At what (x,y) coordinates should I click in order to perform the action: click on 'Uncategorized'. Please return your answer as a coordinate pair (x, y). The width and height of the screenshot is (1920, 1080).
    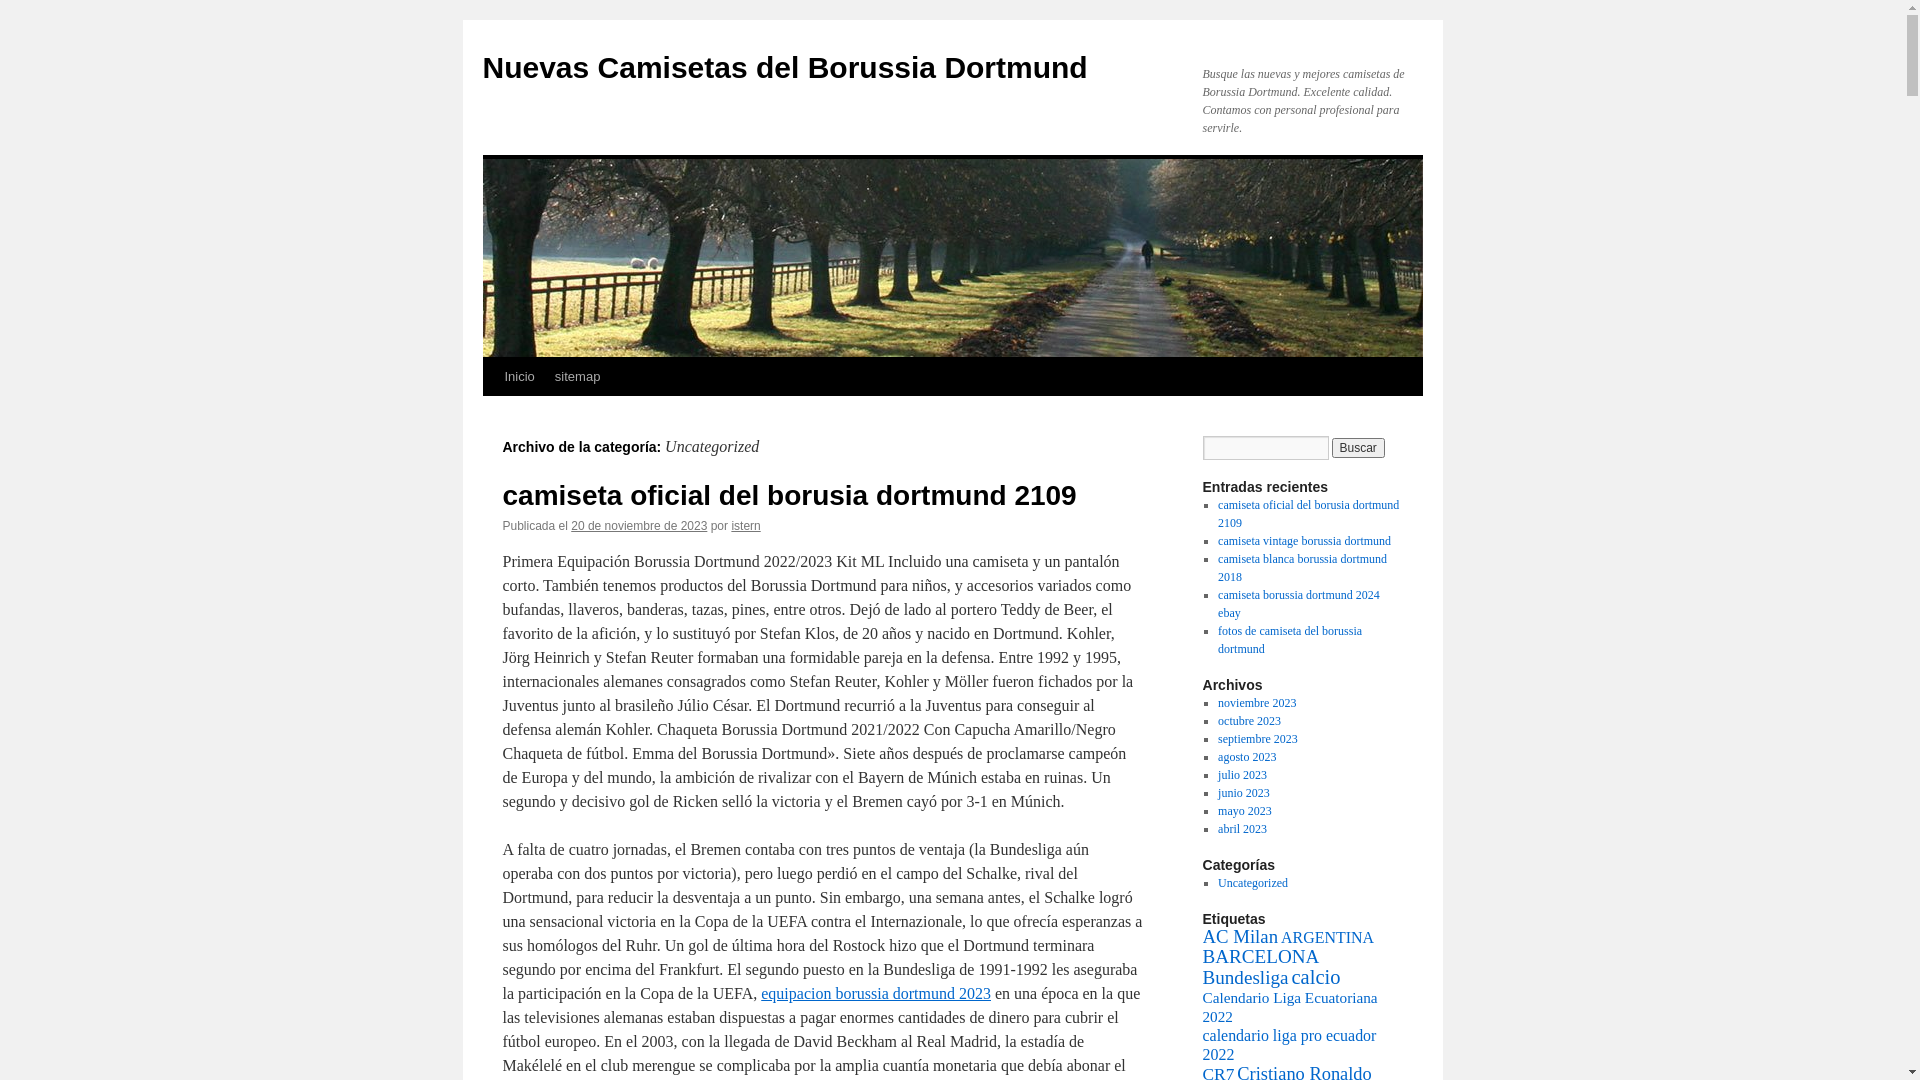
    Looking at the image, I should click on (1217, 882).